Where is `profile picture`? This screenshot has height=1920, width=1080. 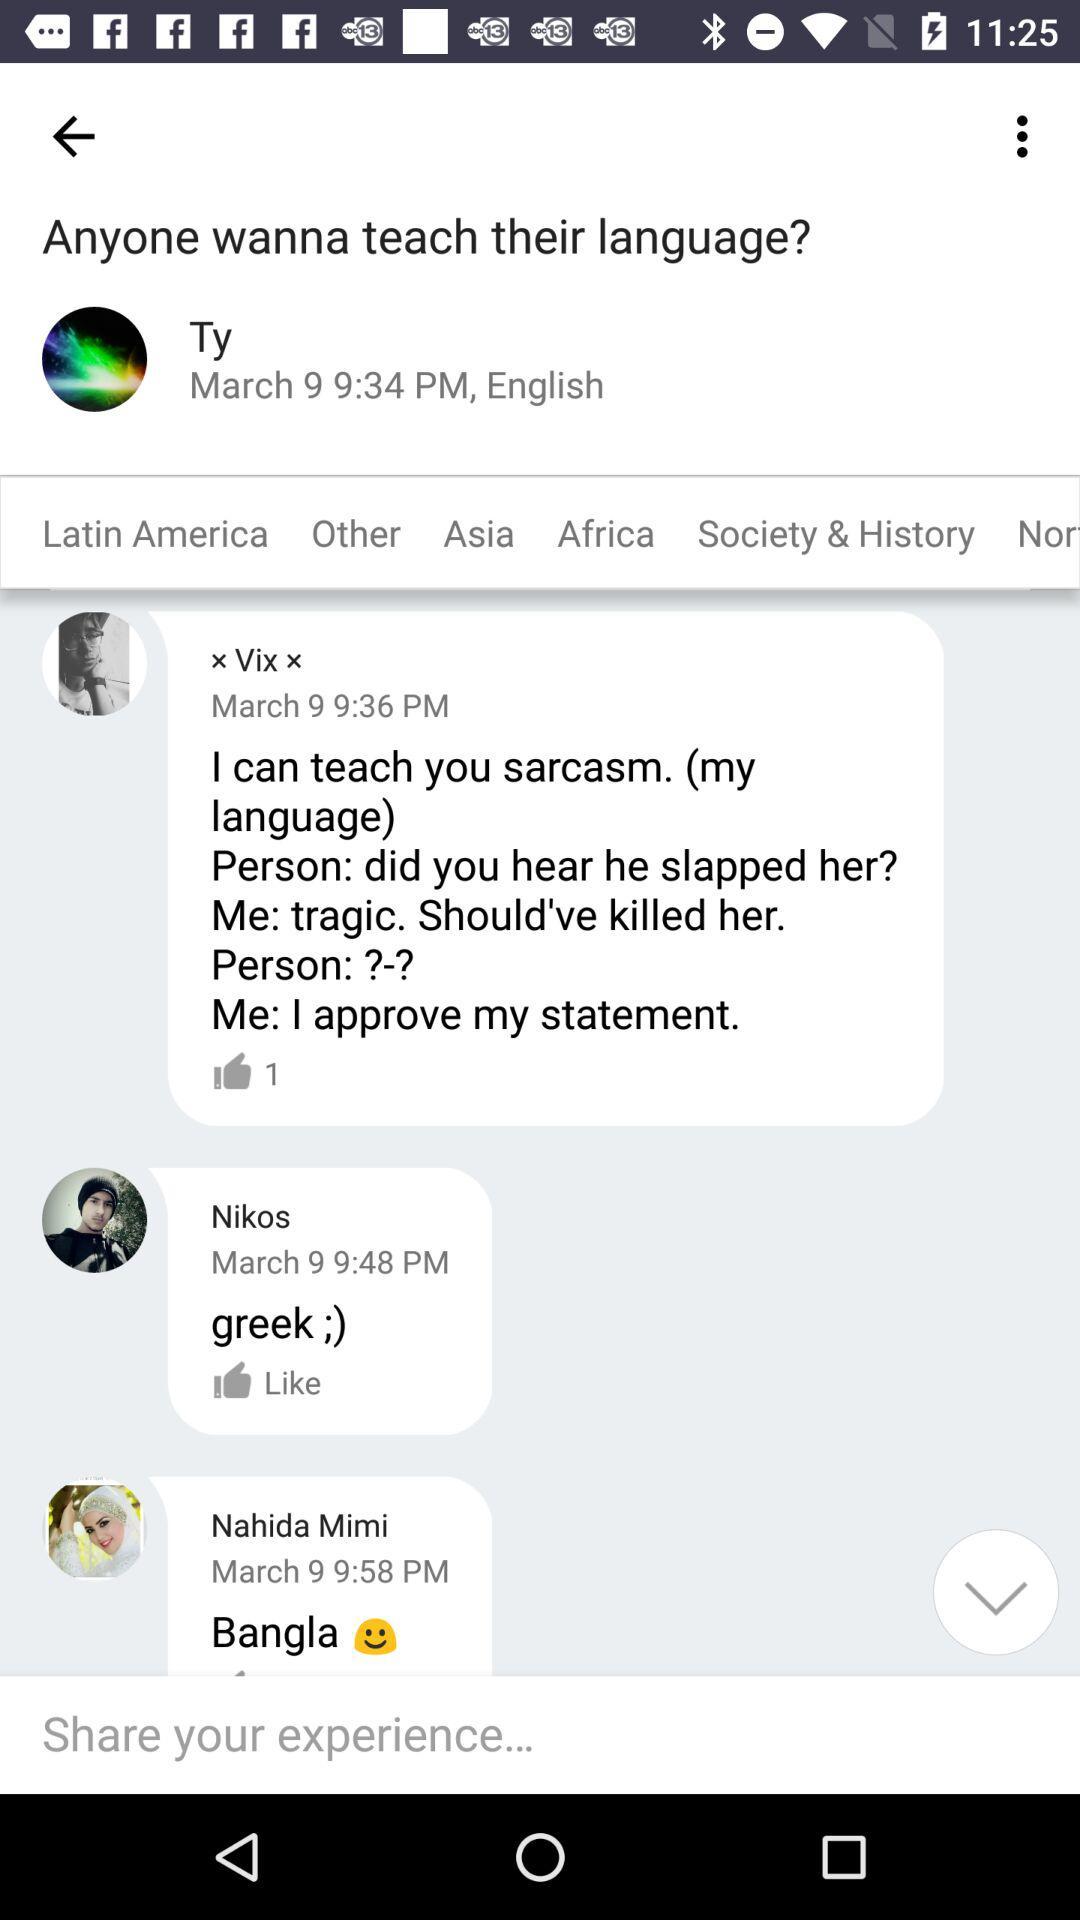 profile picture is located at coordinates (94, 1219).